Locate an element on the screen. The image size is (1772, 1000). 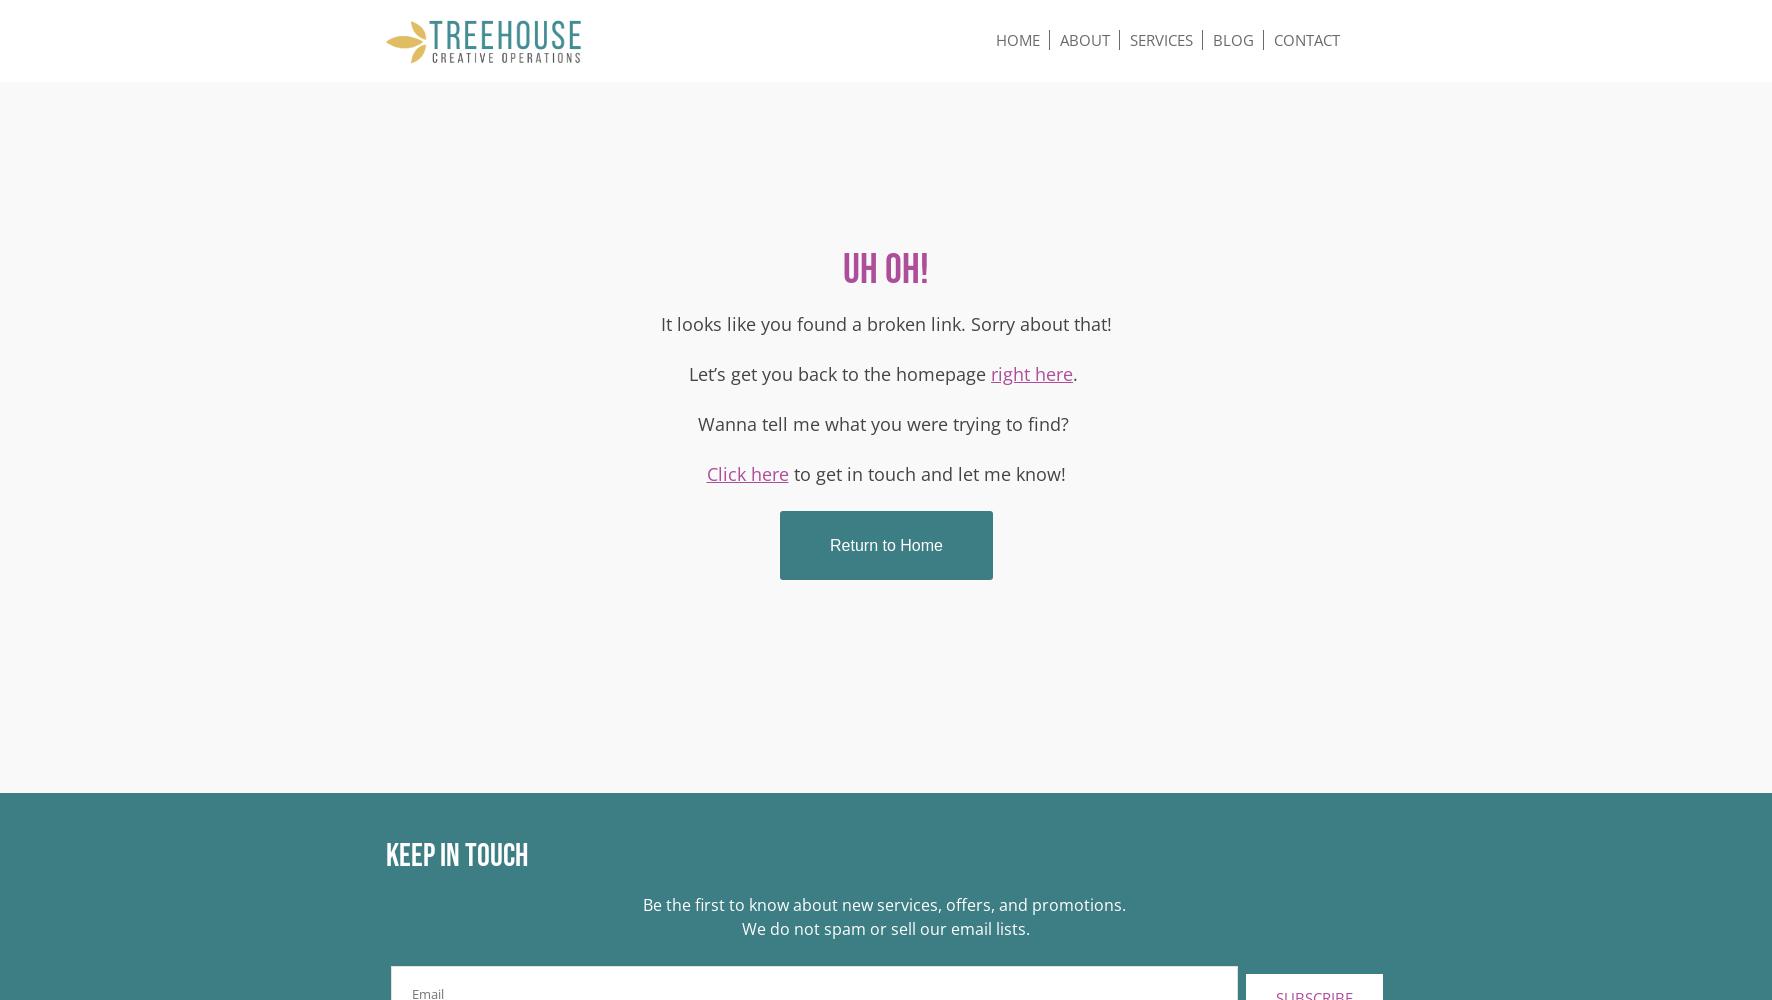
'Home' is located at coordinates (1018, 40).